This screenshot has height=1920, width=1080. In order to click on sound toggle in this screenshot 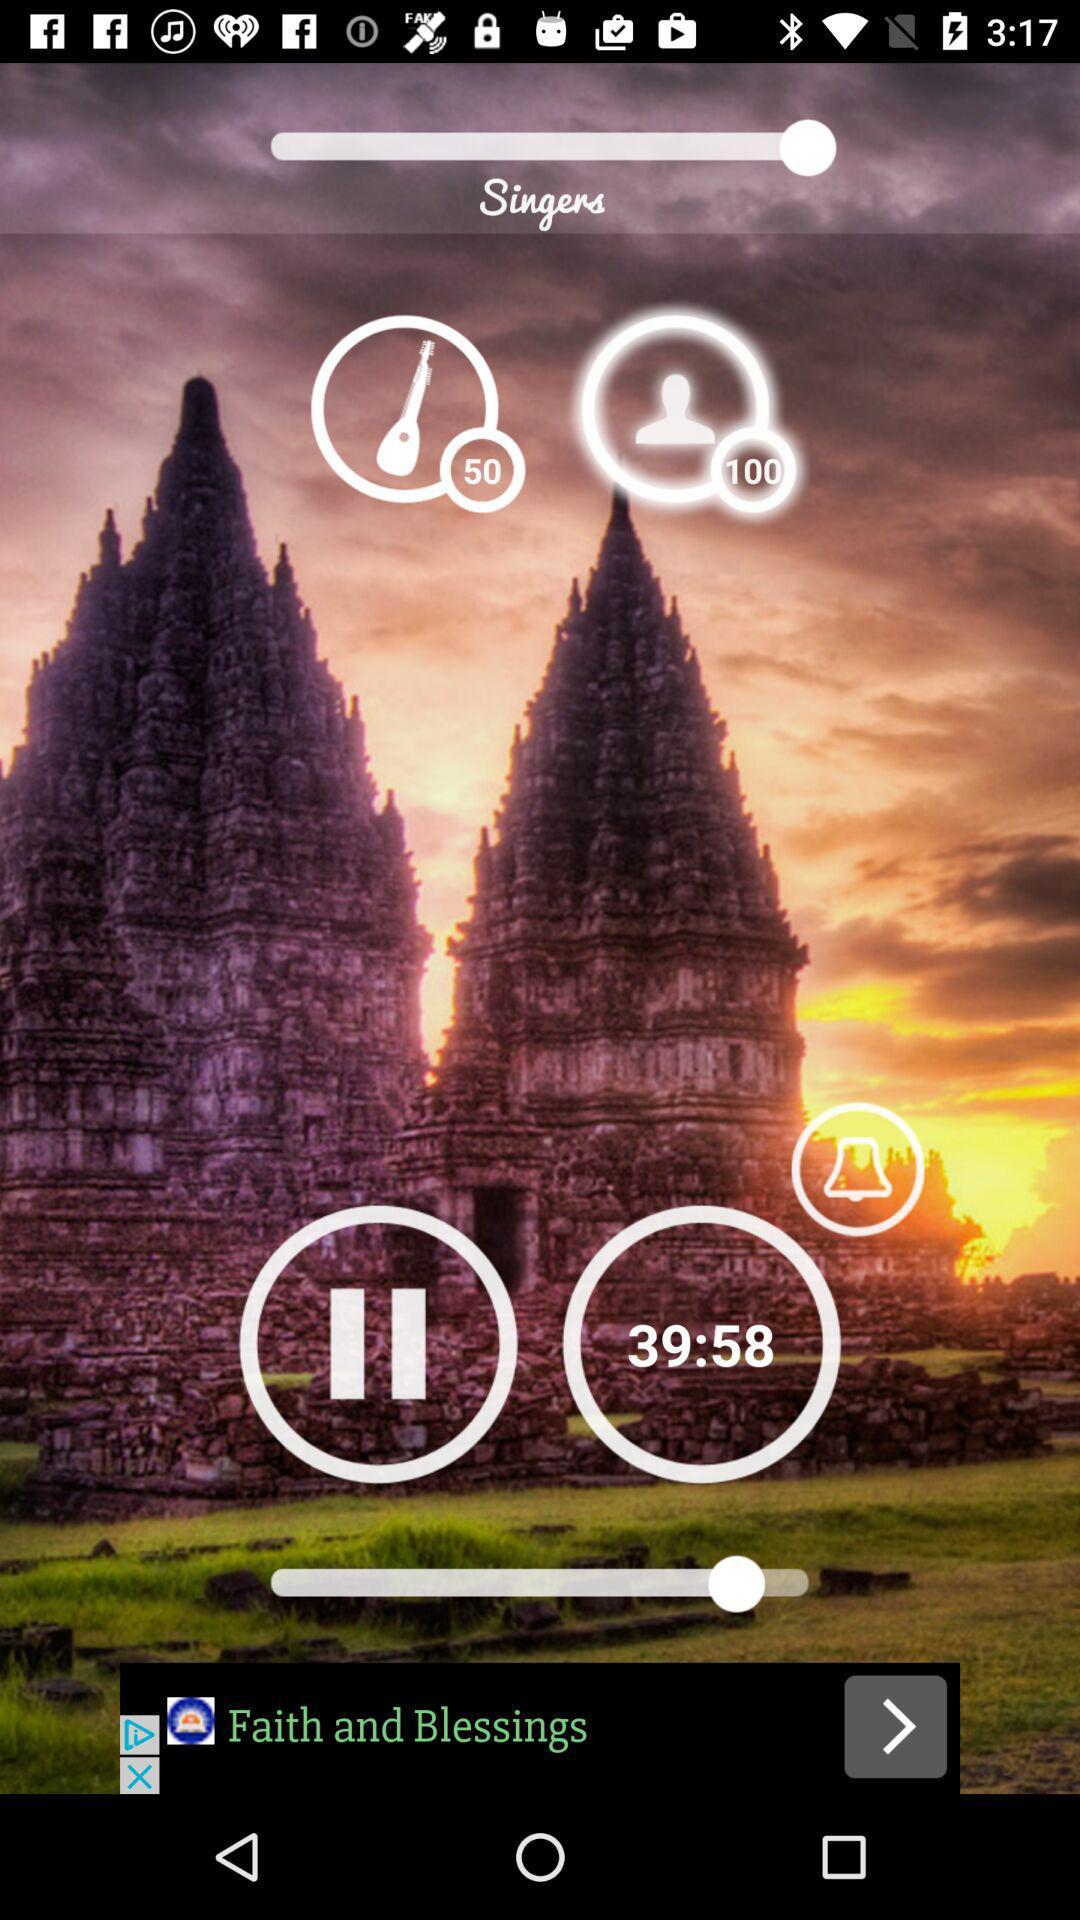, I will do `click(856, 1168)`.